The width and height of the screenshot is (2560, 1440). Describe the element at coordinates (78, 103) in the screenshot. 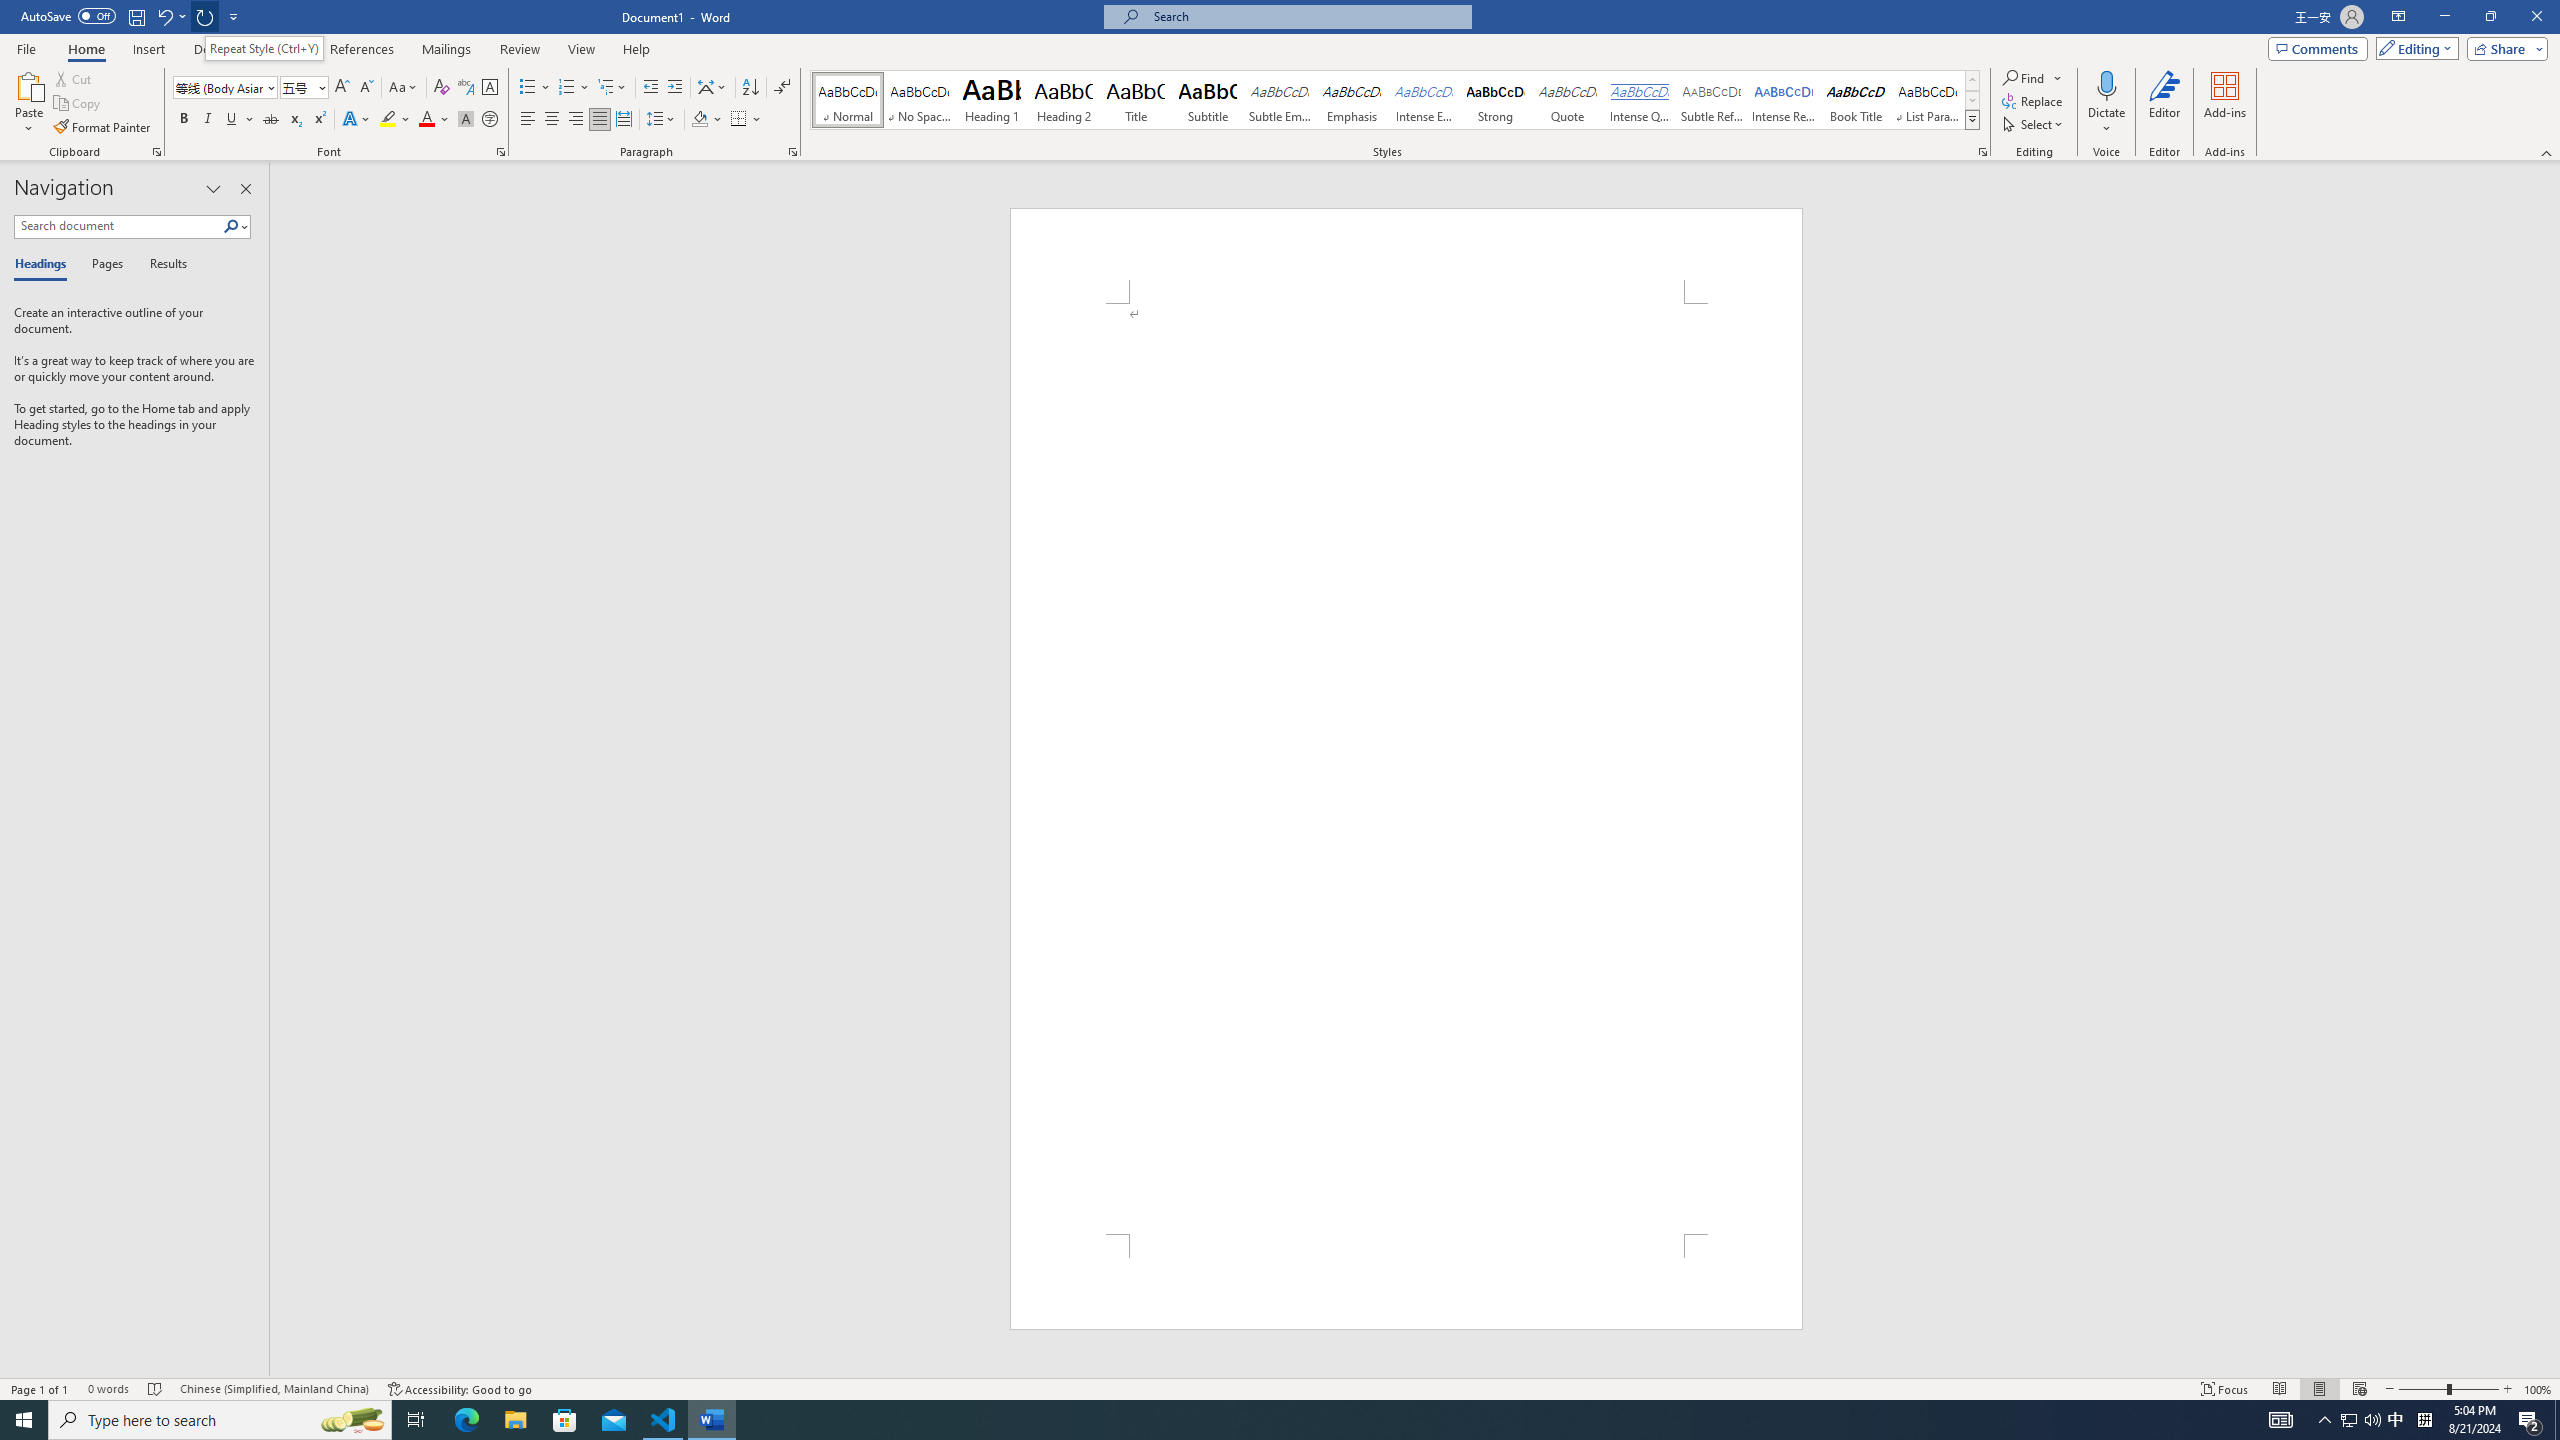

I see `'Copy'` at that location.